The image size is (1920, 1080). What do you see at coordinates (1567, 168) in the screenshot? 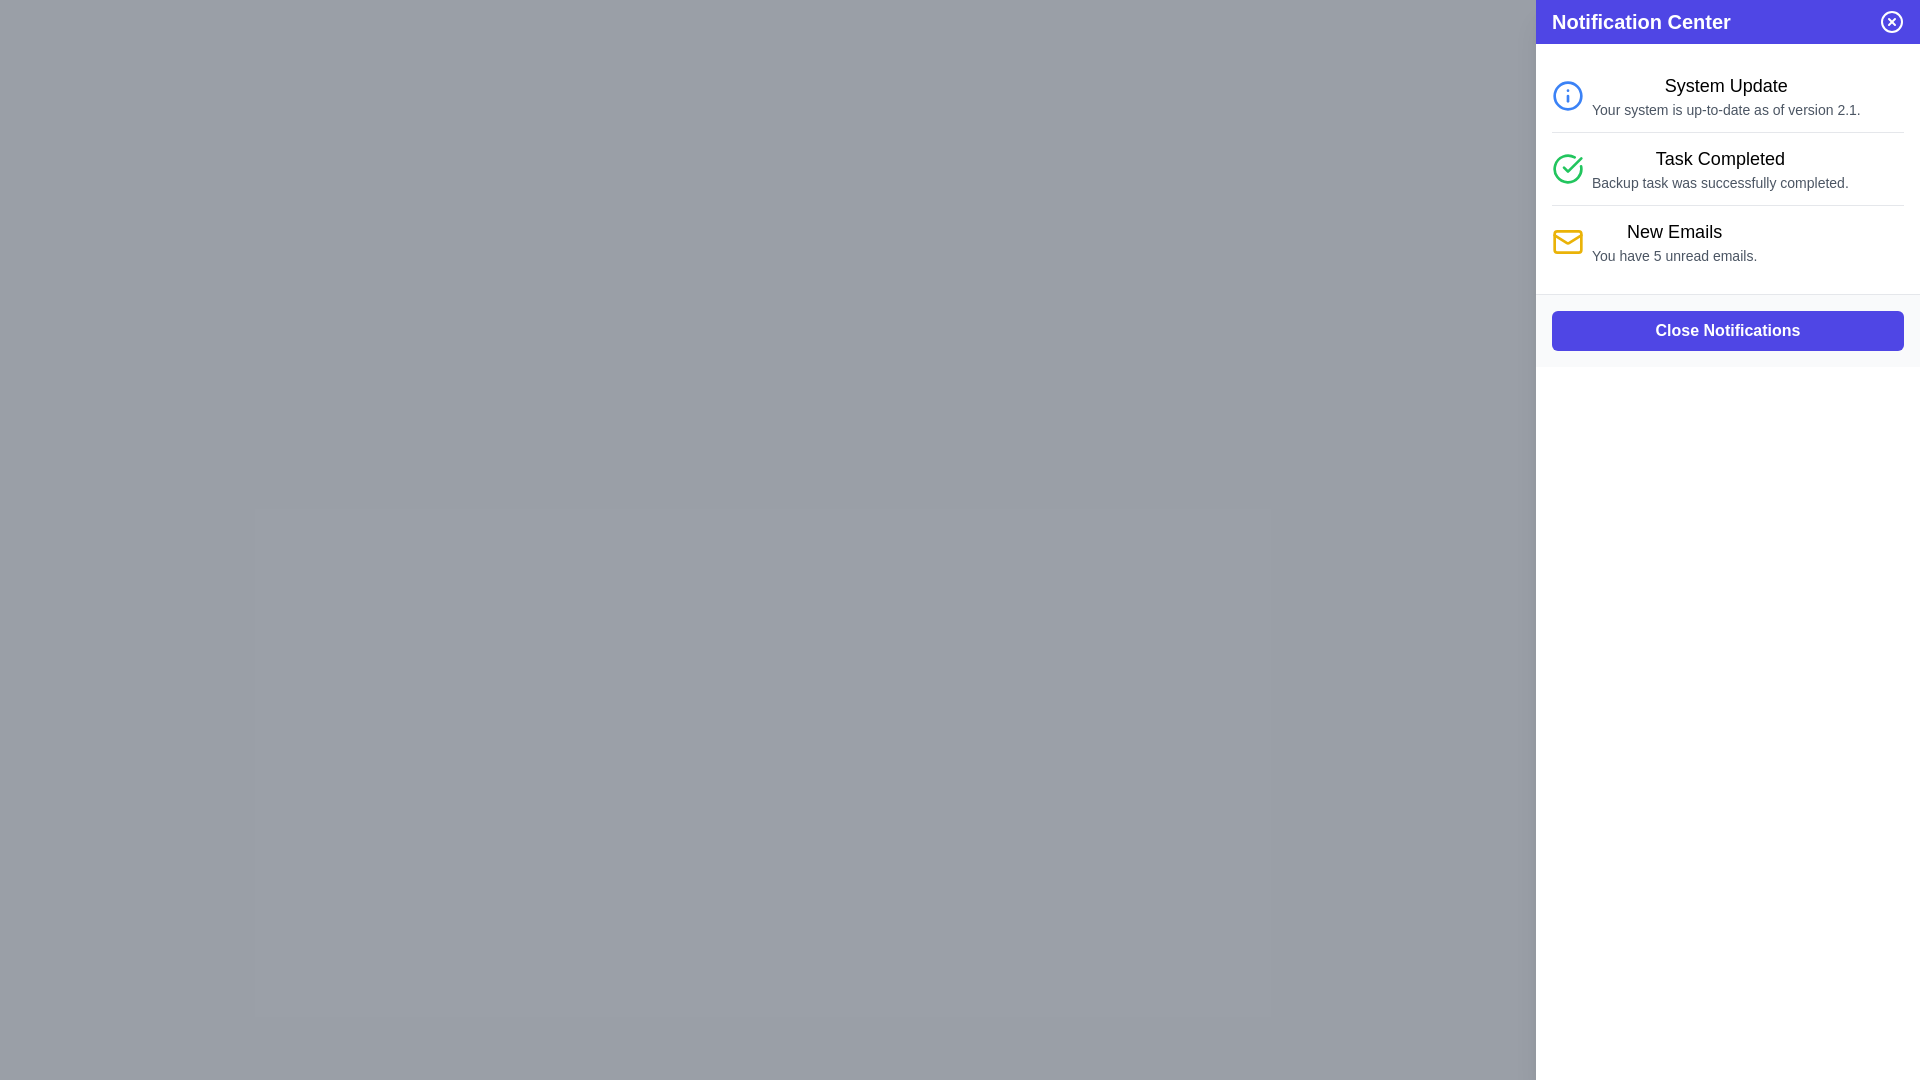
I see `the circular checkmark icon with a green outline located next to the 'Task Completed' notification message in the Notification Center` at bounding box center [1567, 168].